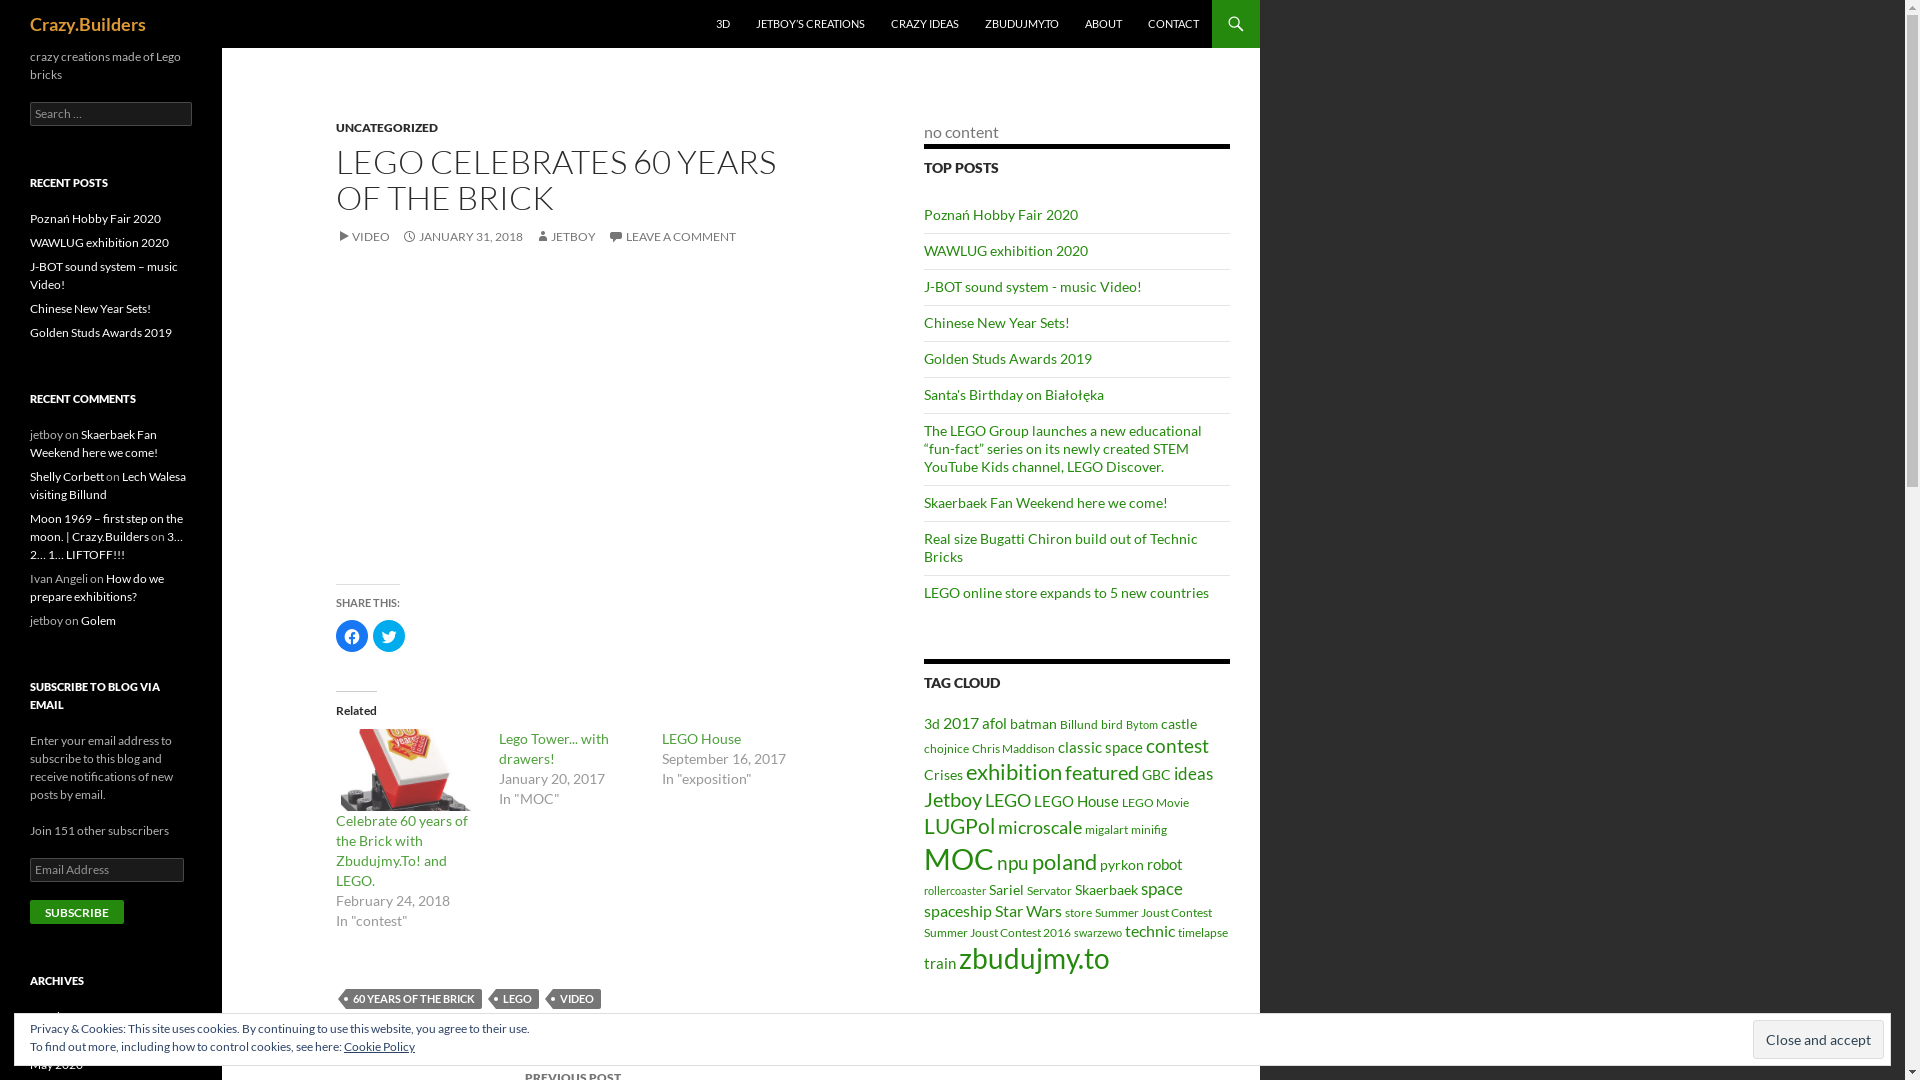 The height and width of the screenshot is (1080, 1920). Describe the element at coordinates (942, 774) in the screenshot. I see `'Crises'` at that location.